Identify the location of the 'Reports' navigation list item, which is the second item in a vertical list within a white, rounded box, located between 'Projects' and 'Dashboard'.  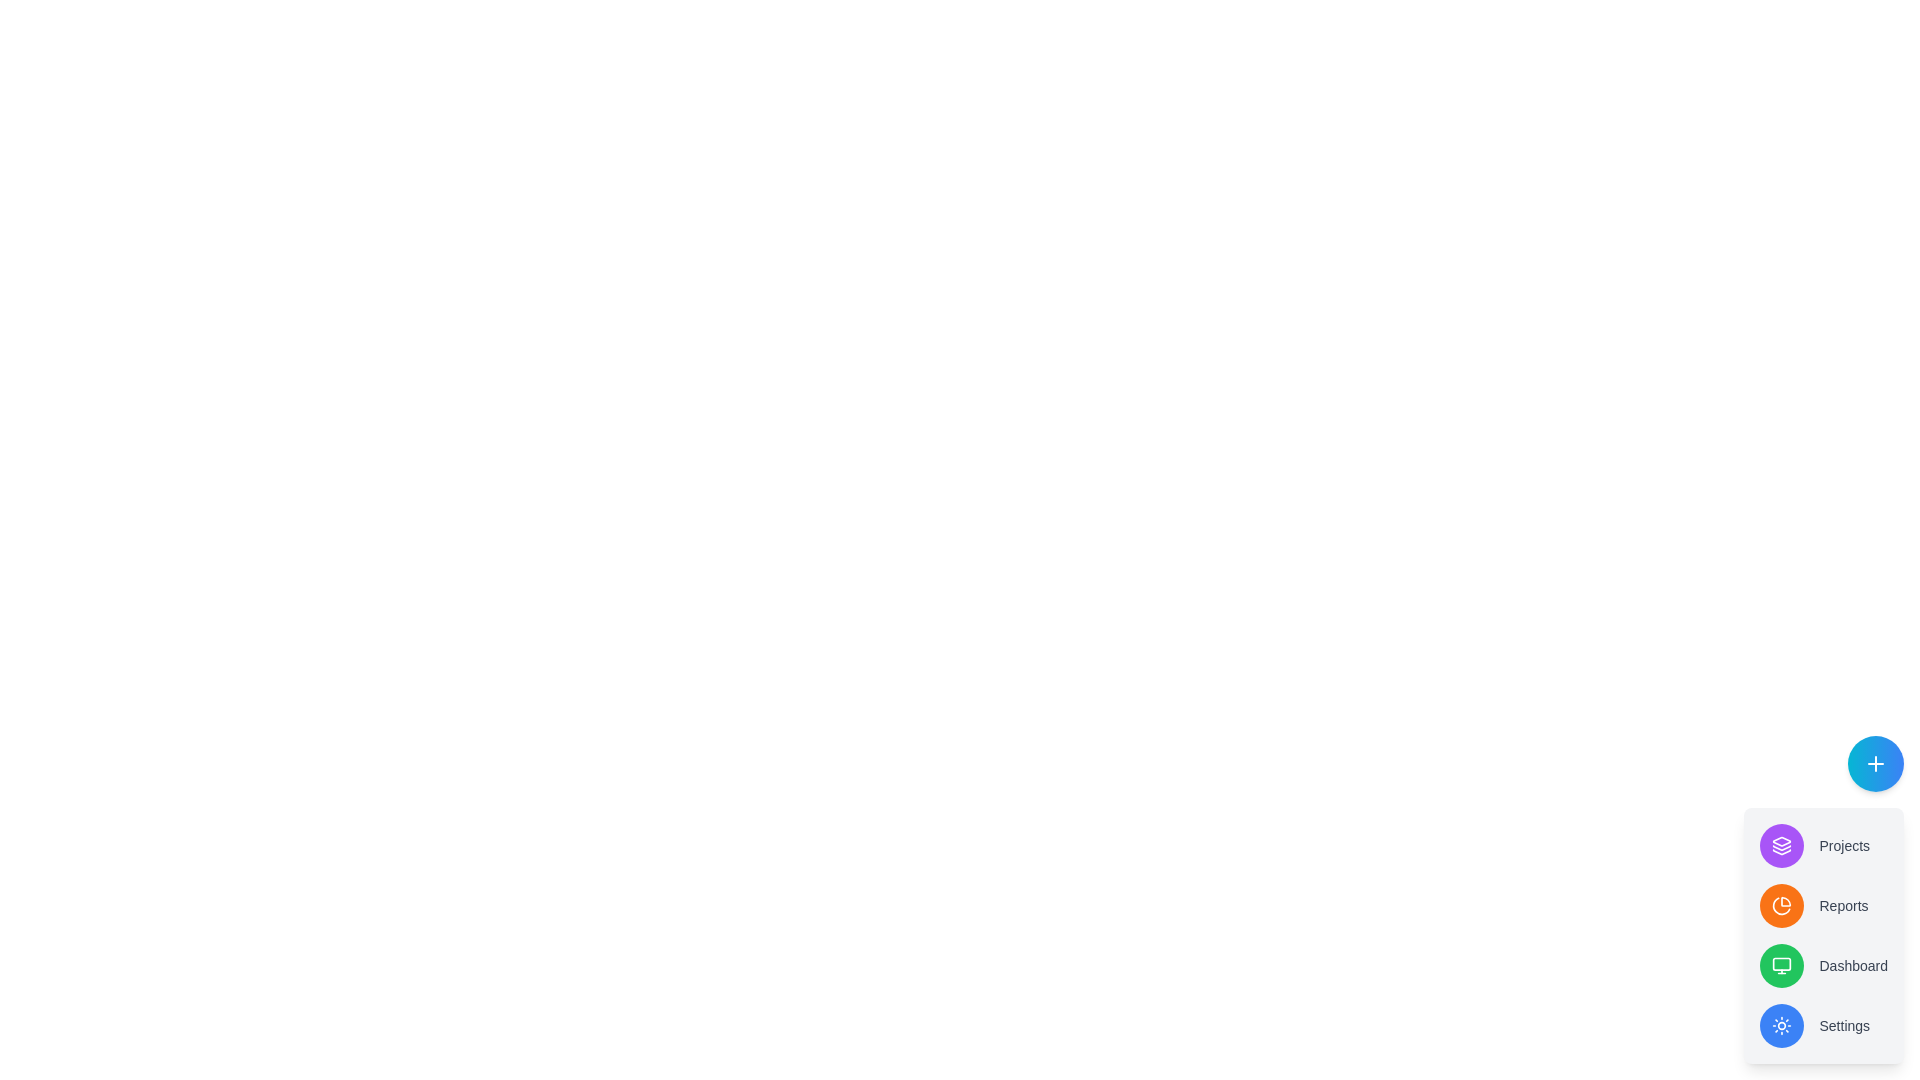
(1823, 906).